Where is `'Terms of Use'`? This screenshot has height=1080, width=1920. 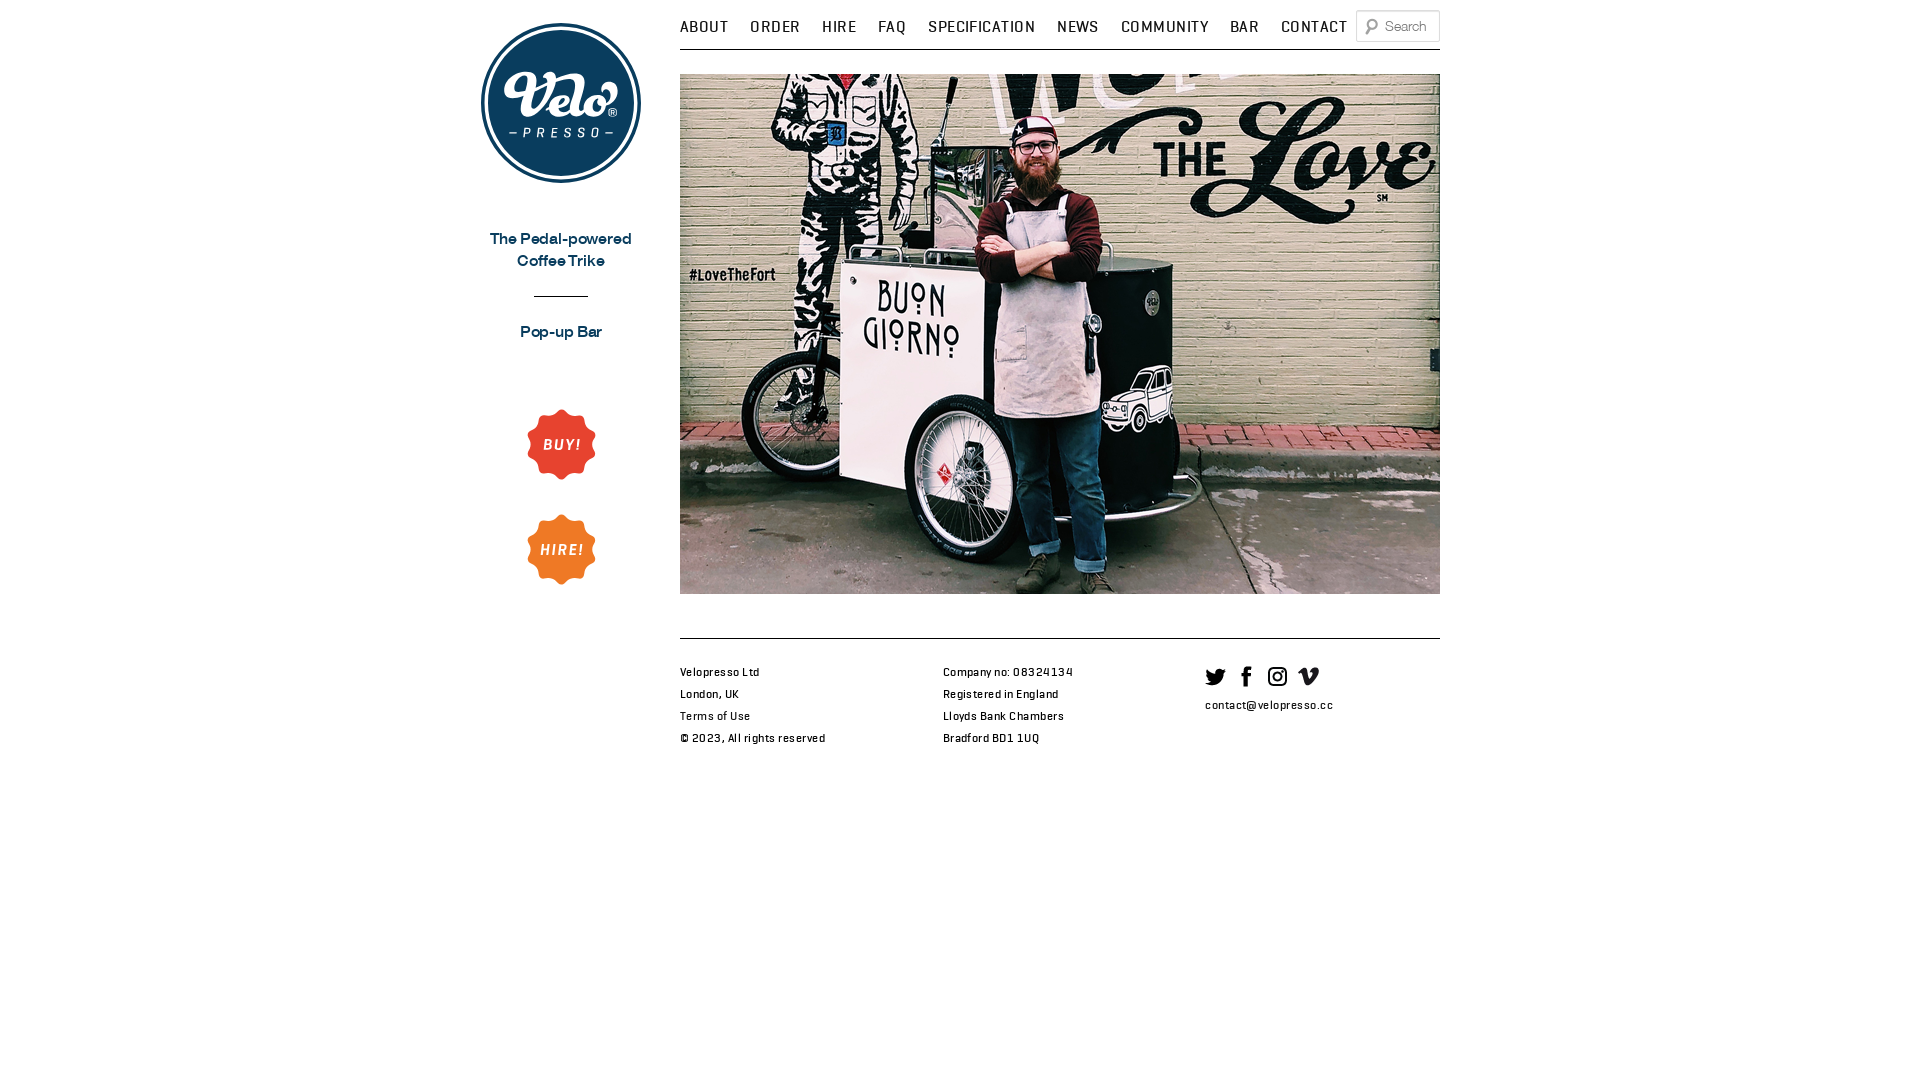 'Terms of Use' is located at coordinates (715, 714).